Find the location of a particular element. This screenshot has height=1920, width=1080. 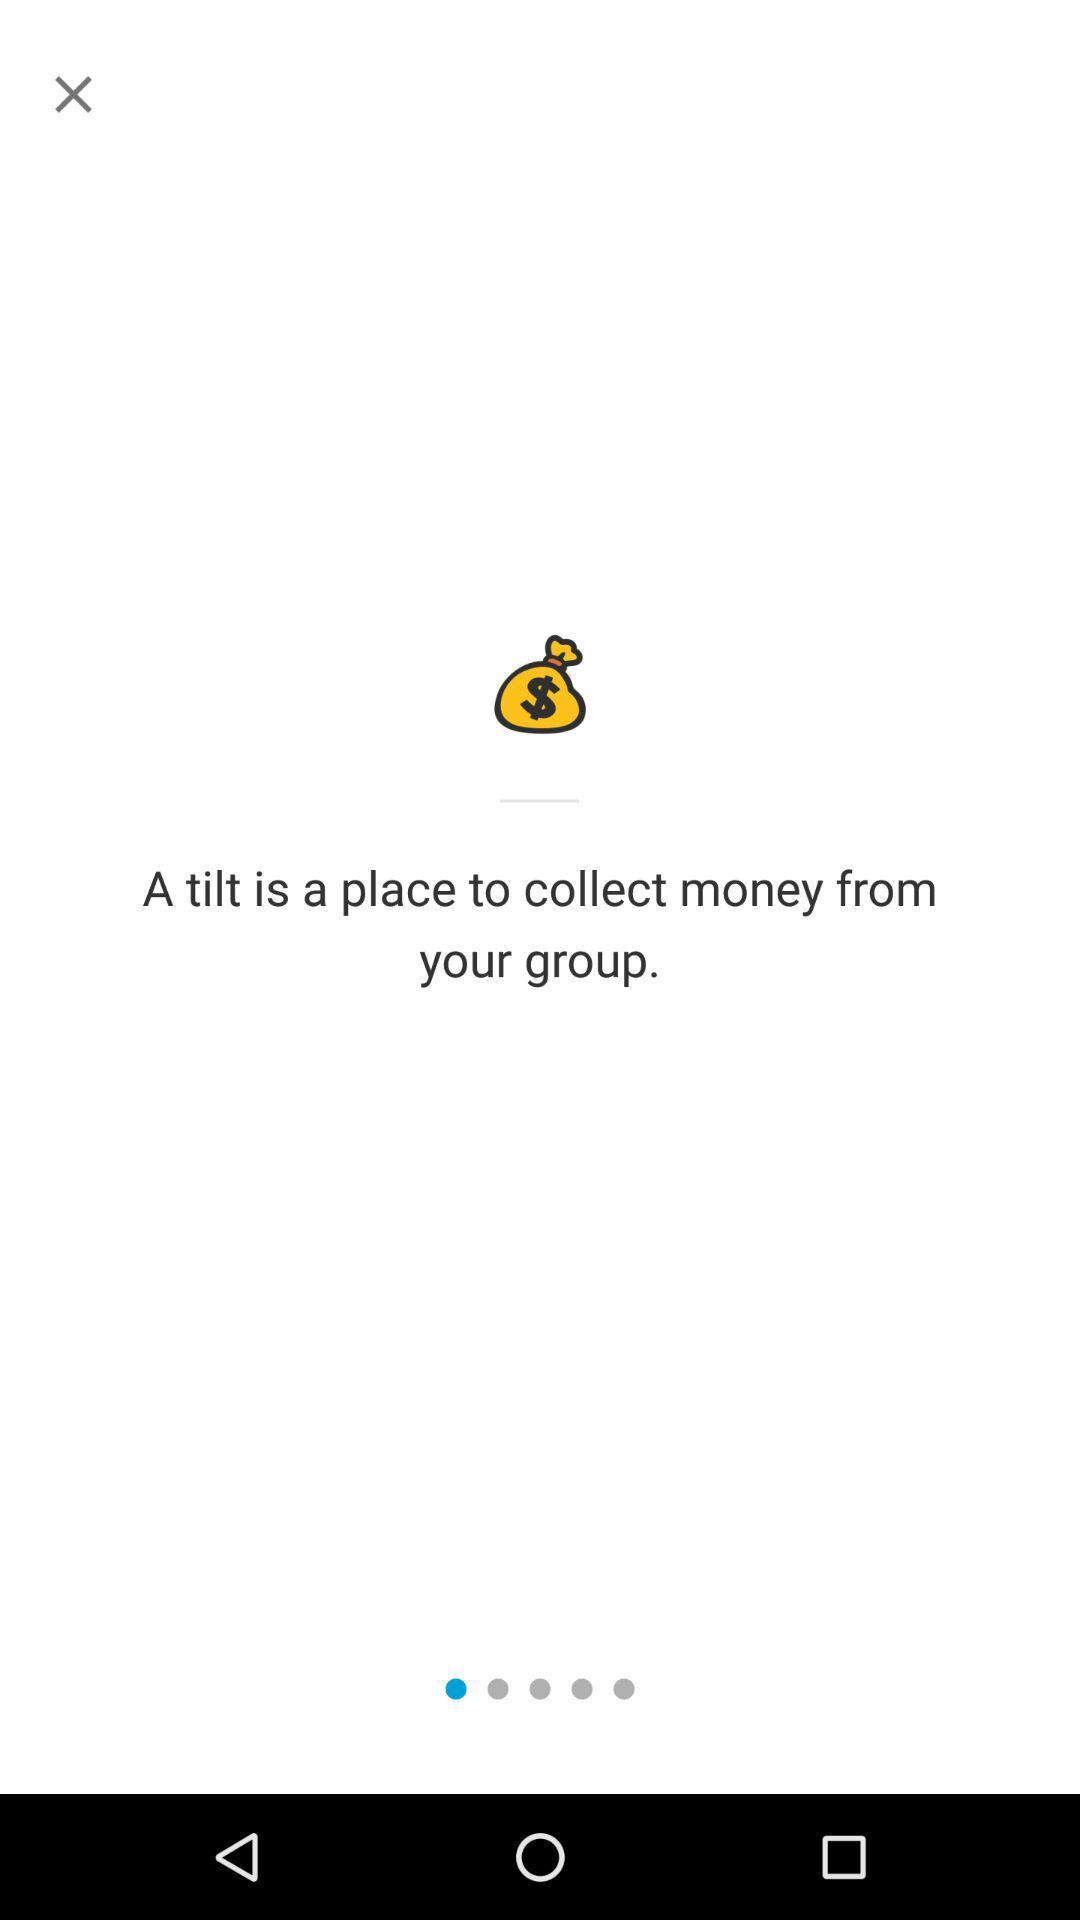

closes app is located at coordinates (72, 93).